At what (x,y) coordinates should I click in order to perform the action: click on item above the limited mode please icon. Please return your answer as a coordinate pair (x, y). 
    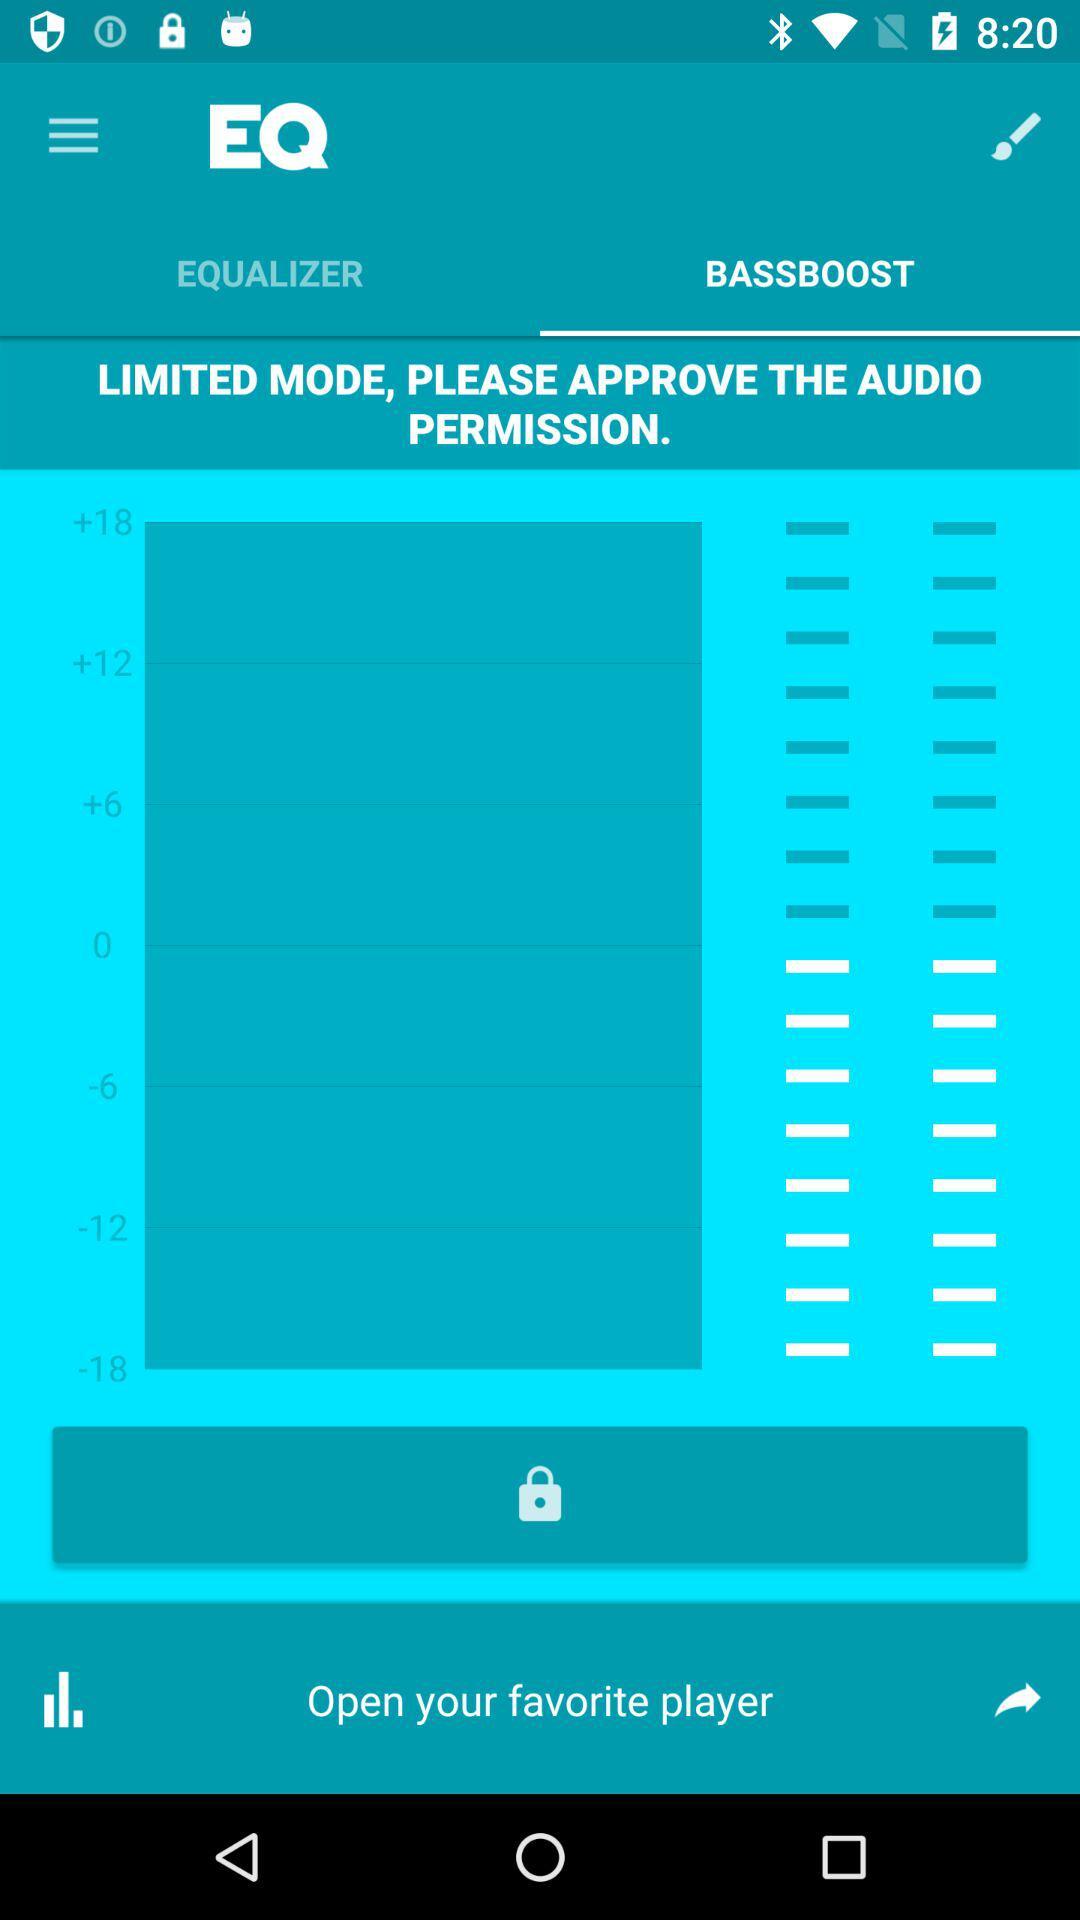
    Looking at the image, I should click on (270, 272).